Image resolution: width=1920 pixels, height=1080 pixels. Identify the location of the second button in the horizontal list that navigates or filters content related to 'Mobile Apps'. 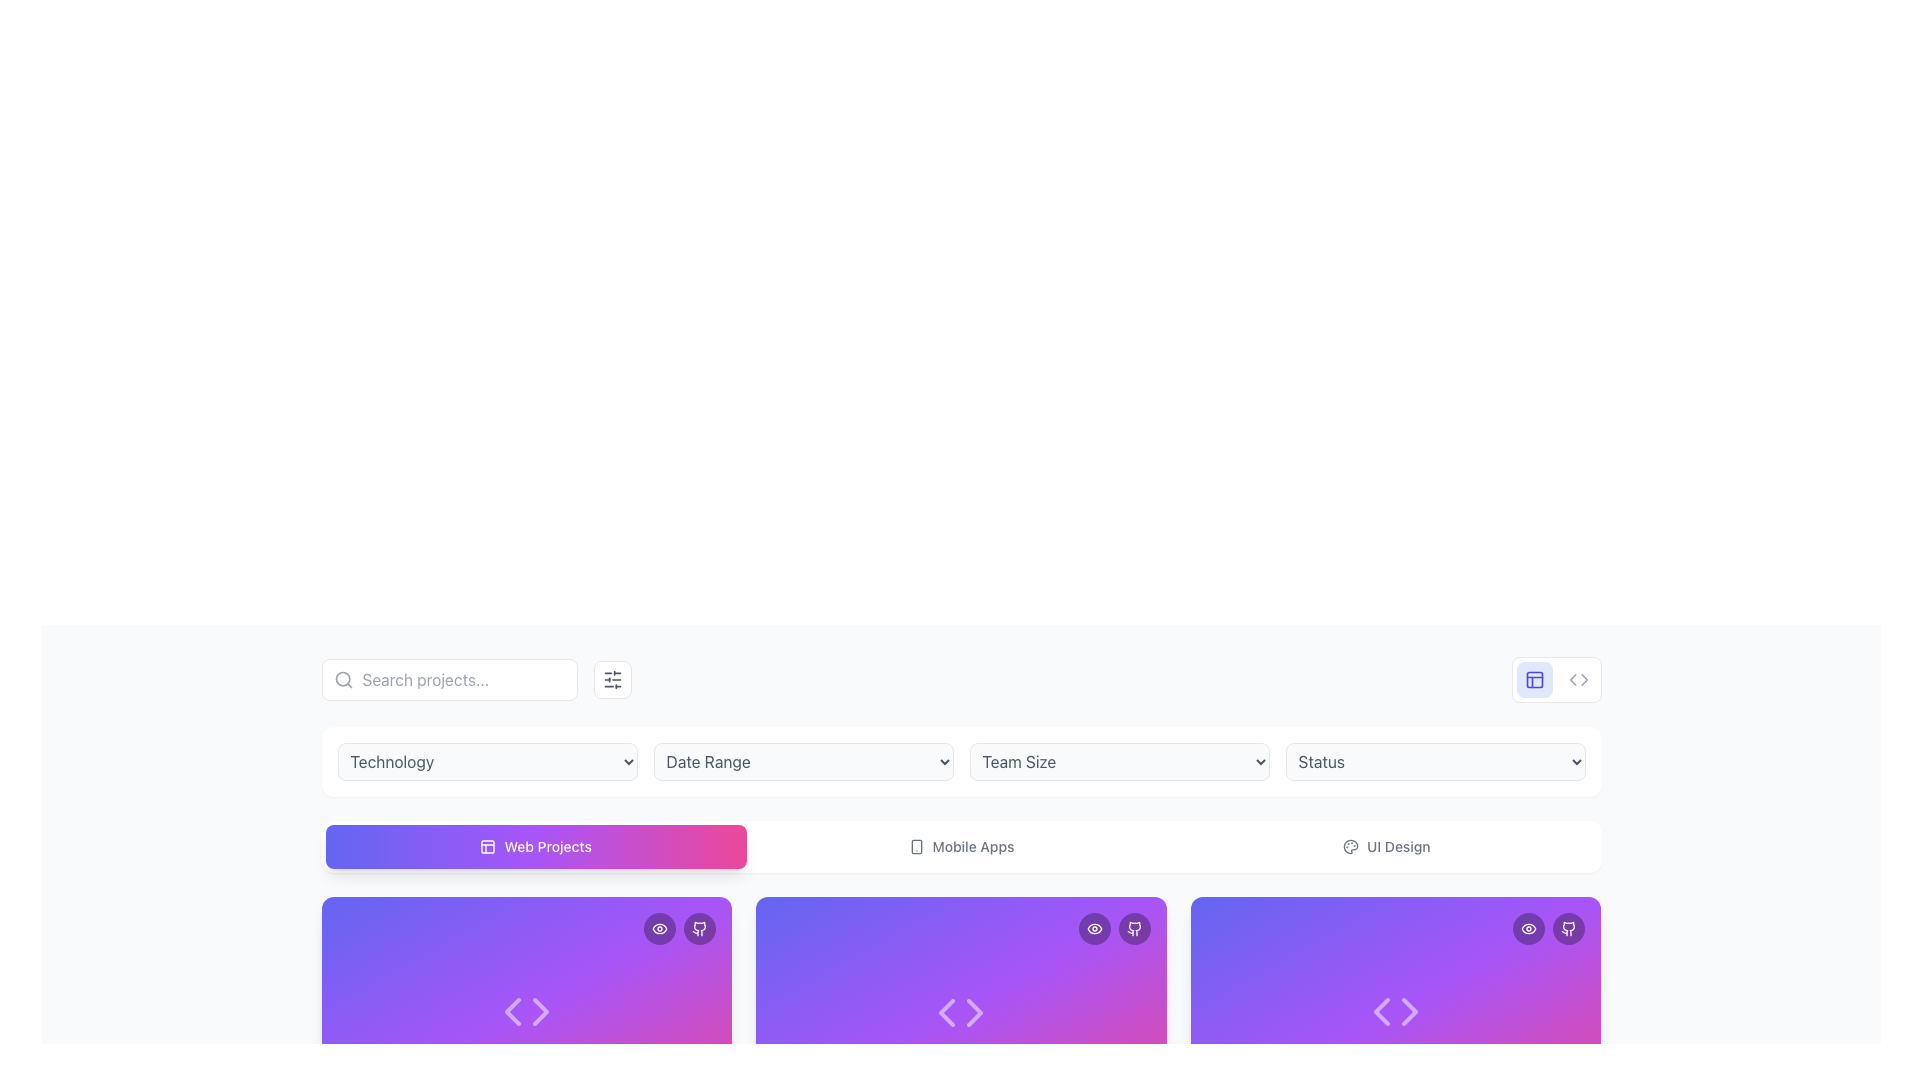
(961, 847).